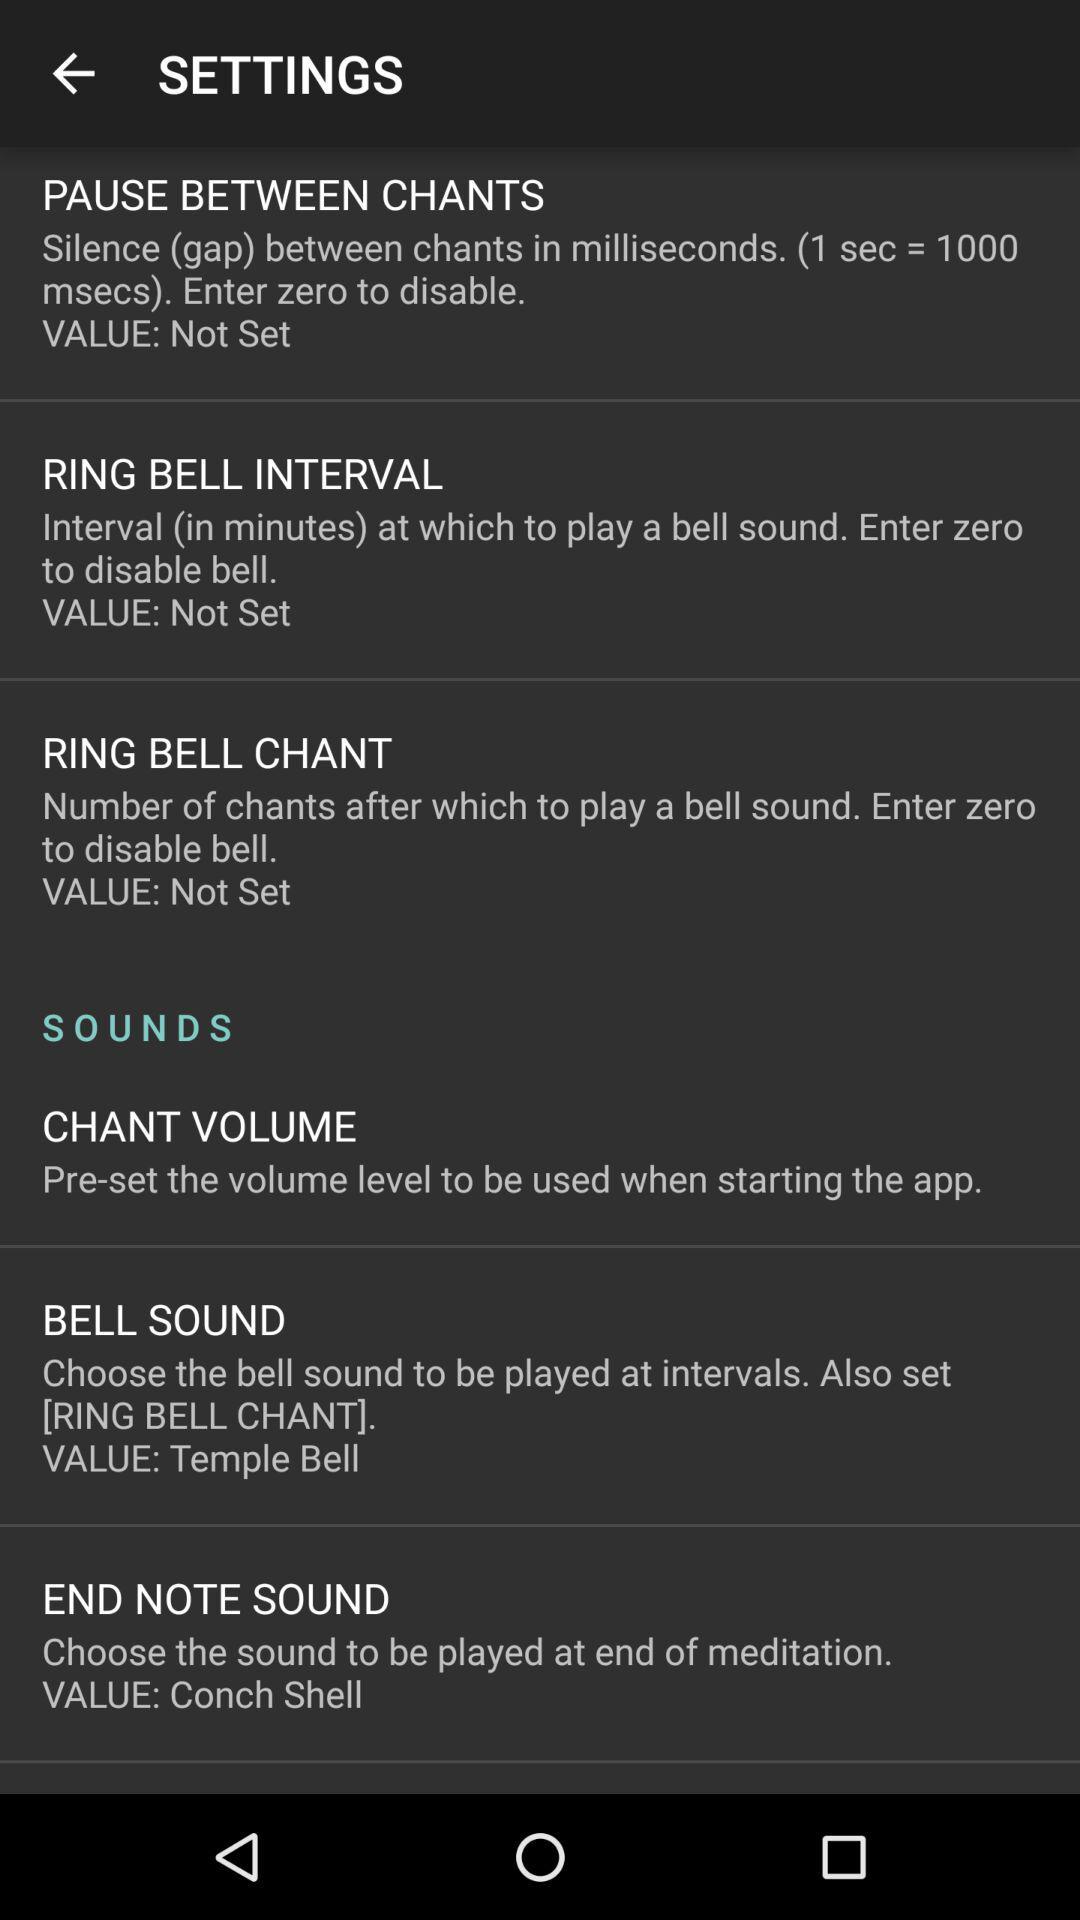 Image resolution: width=1080 pixels, height=1920 pixels. Describe the element at coordinates (540, 288) in the screenshot. I see `the silence gap between item` at that location.